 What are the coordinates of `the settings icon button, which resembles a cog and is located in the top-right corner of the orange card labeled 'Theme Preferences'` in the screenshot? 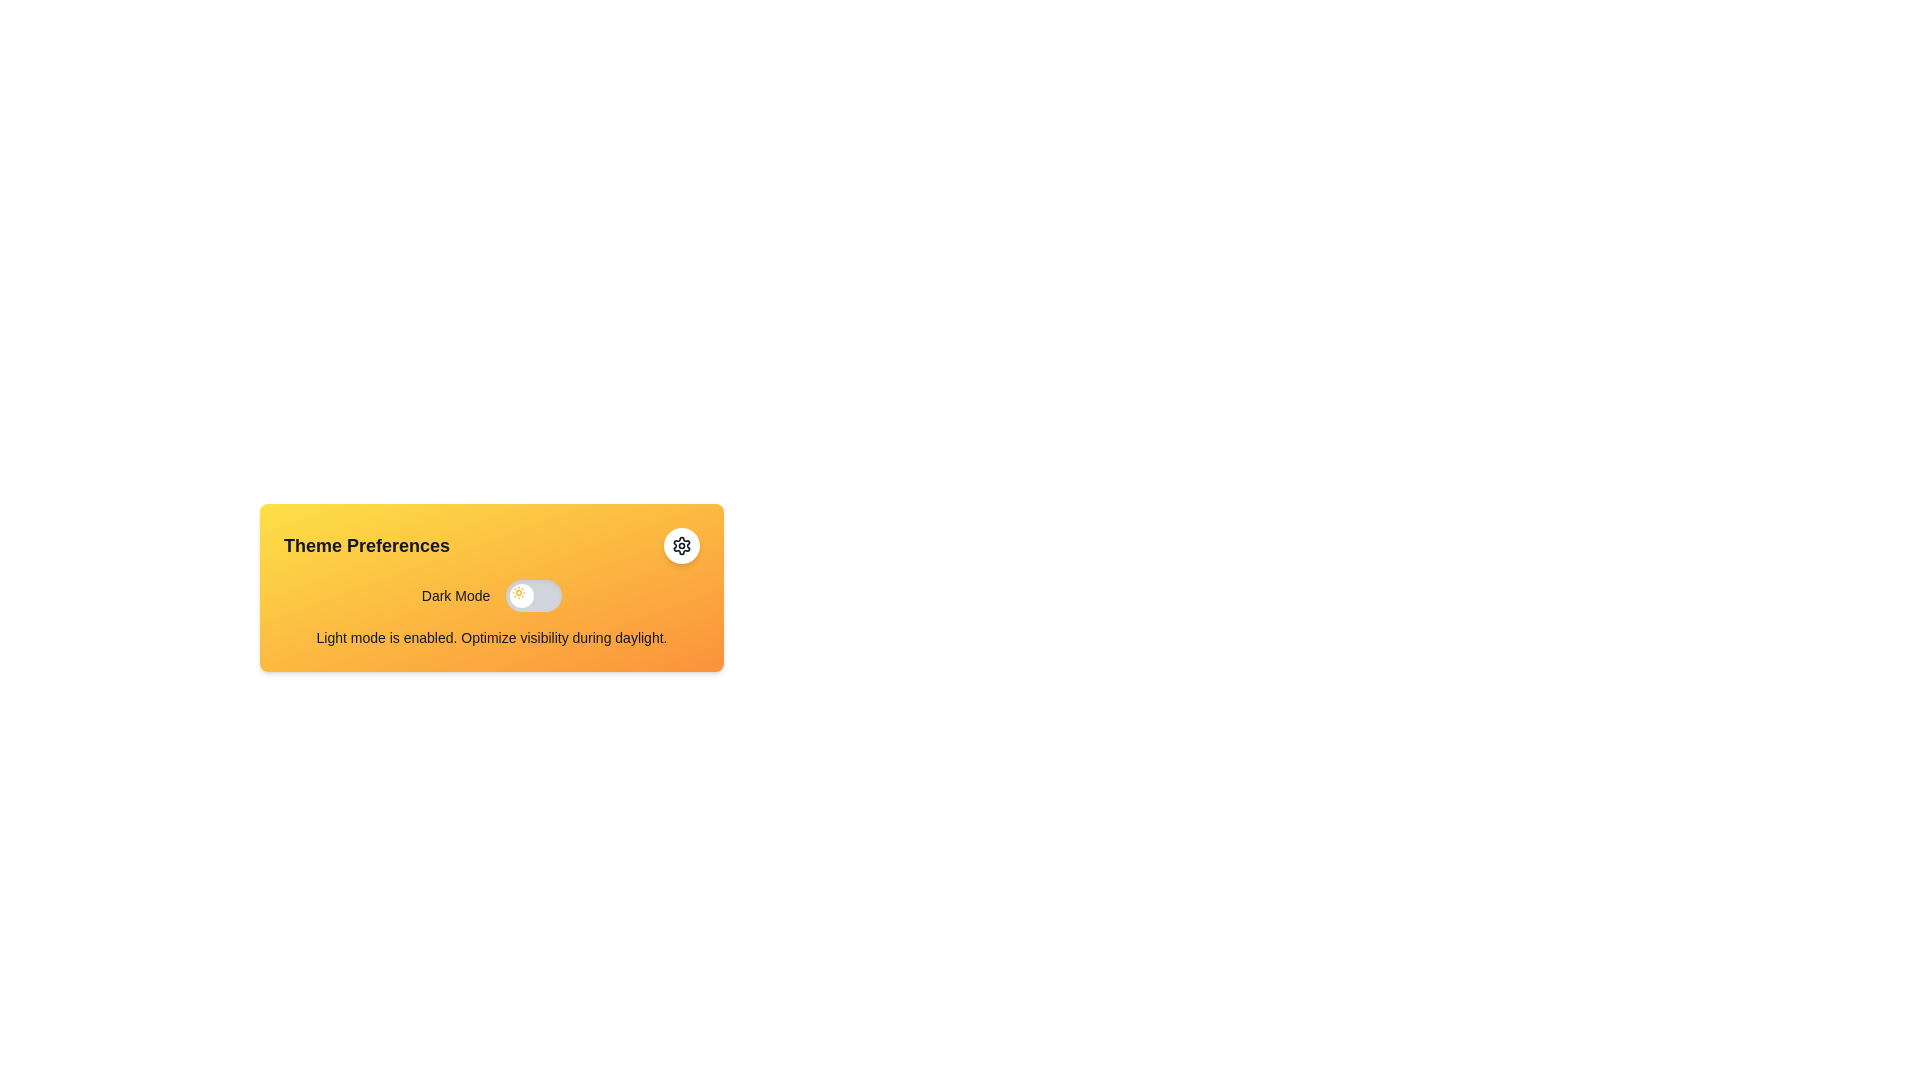 It's located at (681, 546).